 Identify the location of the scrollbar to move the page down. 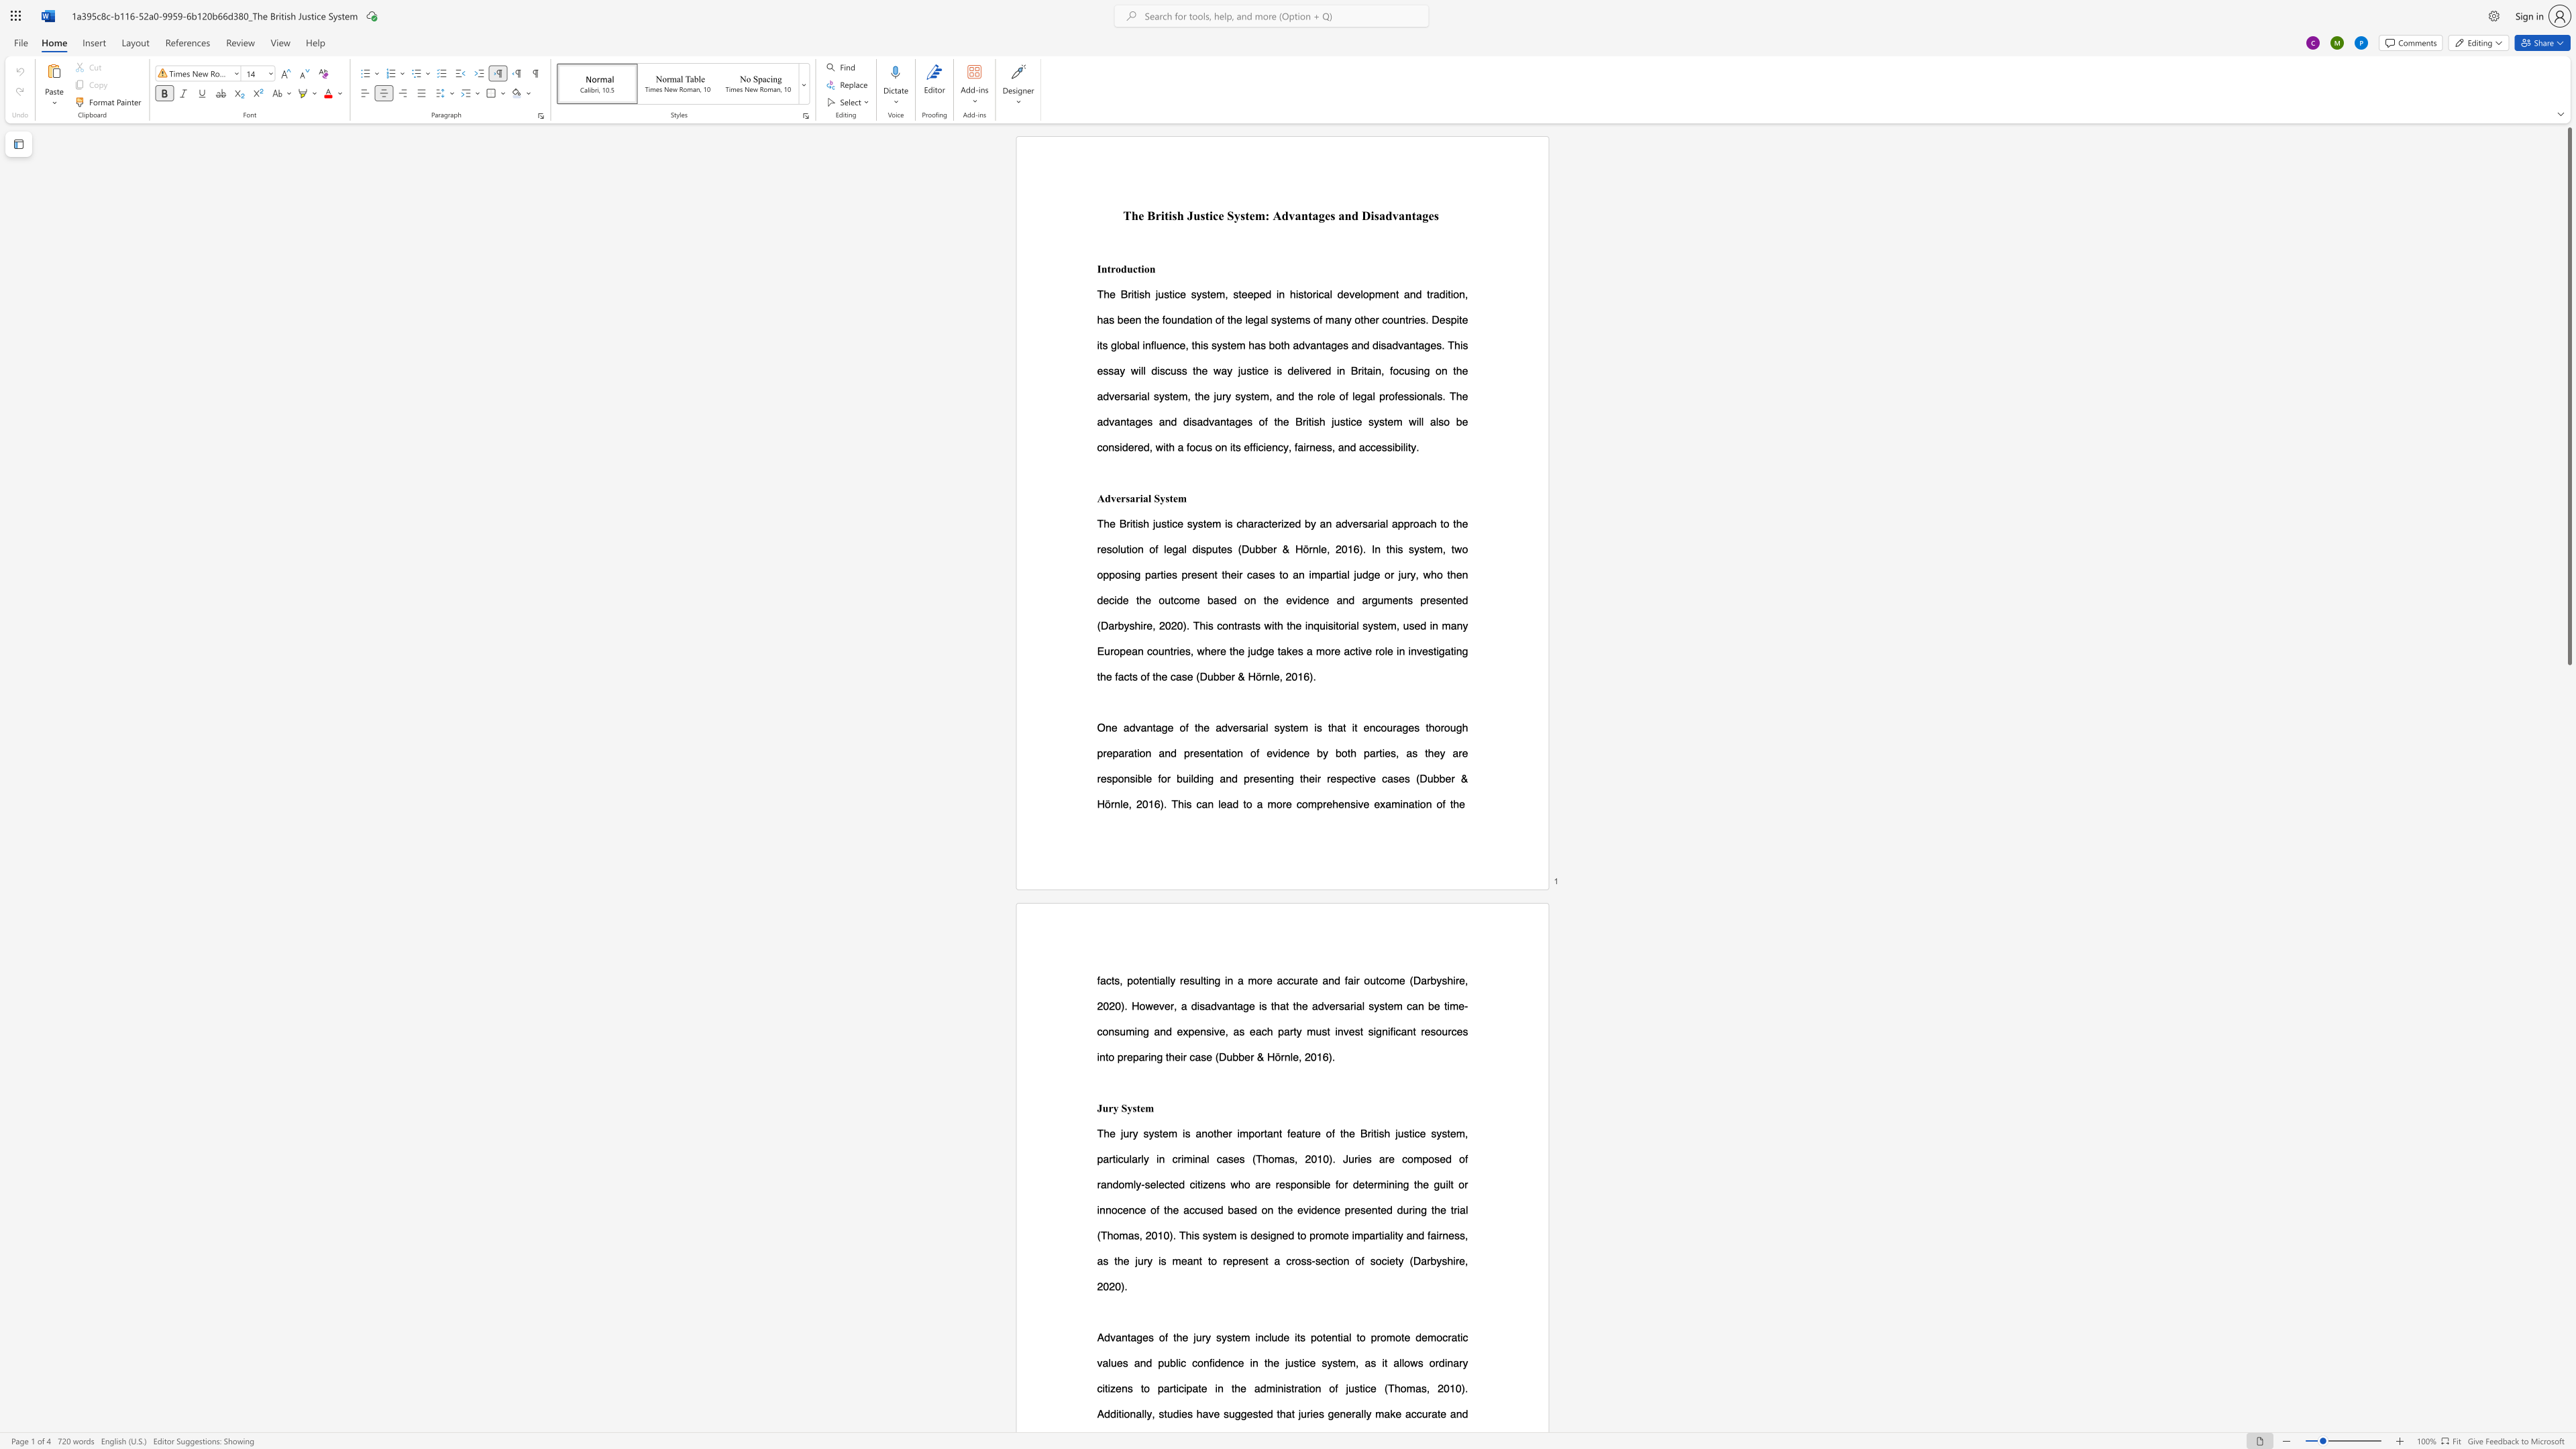
(2568, 1313).